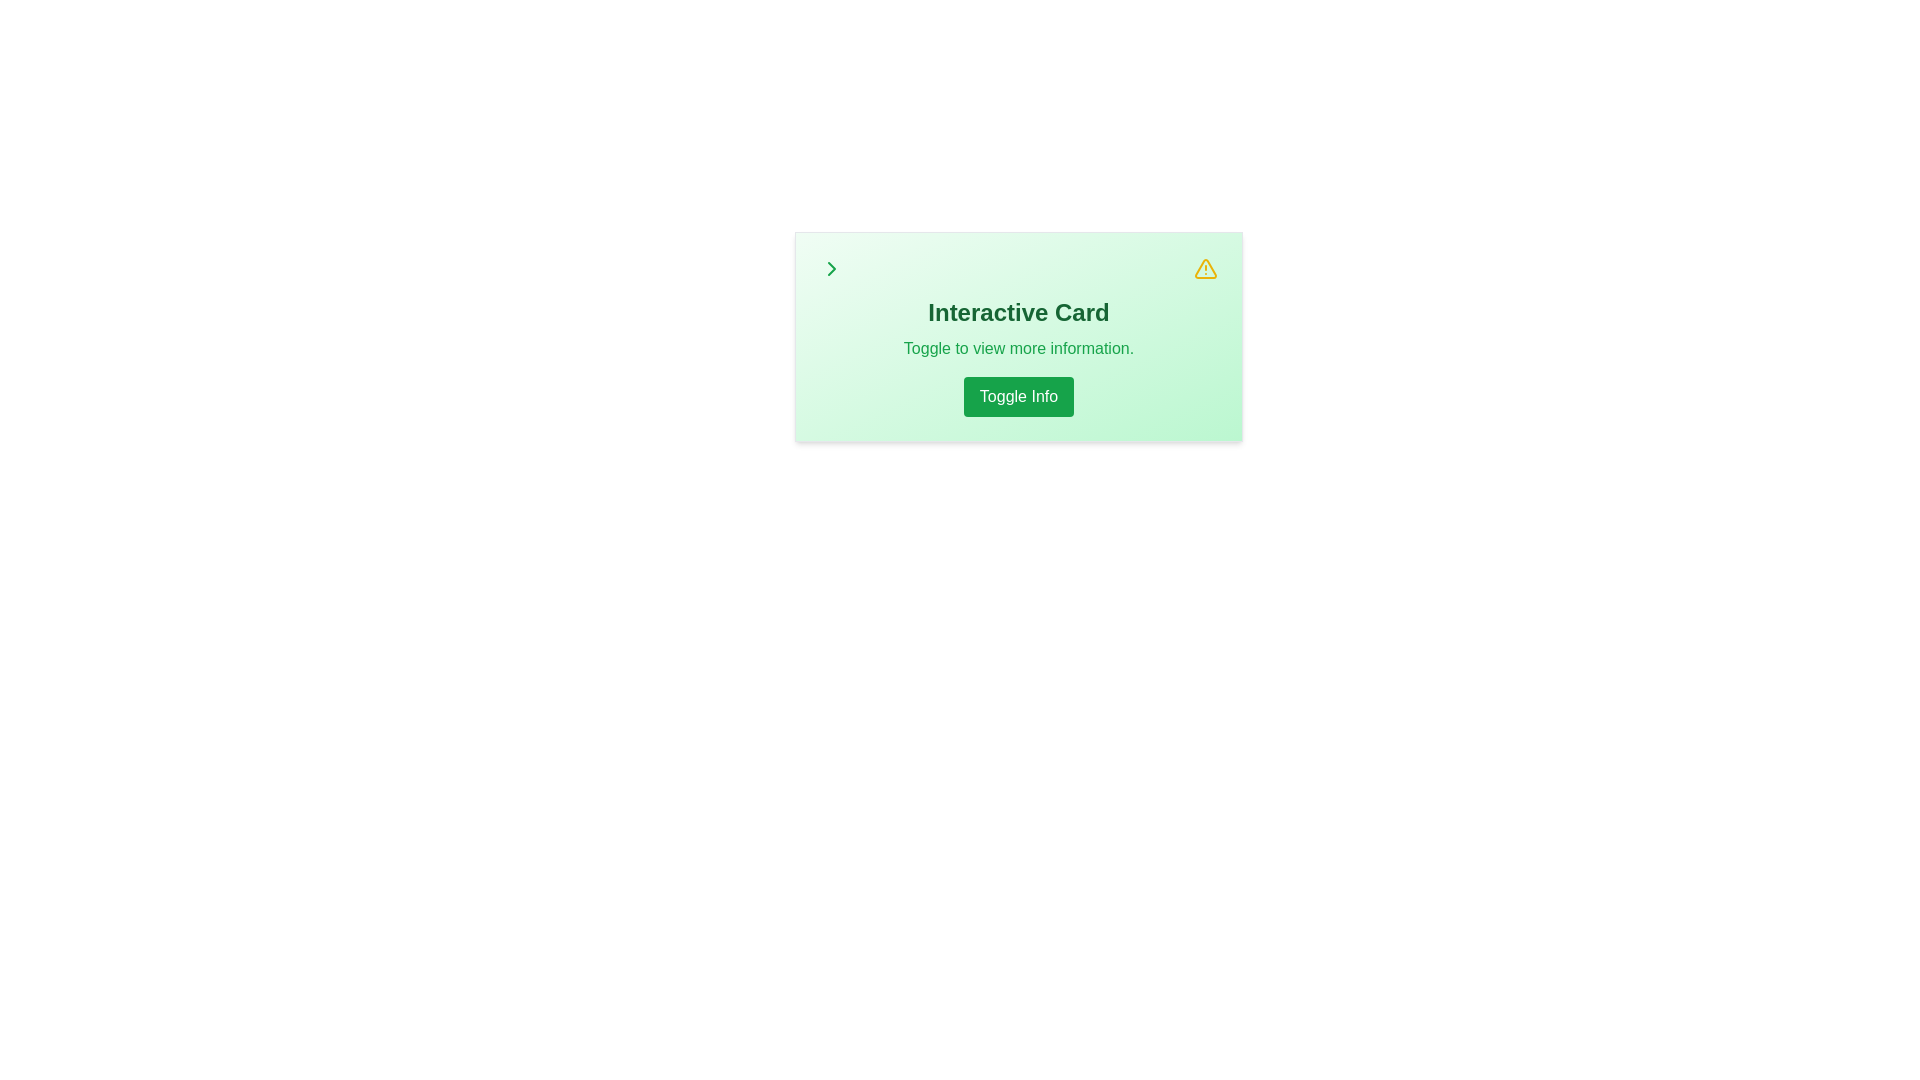 Image resolution: width=1920 pixels, height=1080 pixels. I want to click on the warning alert icon located at the top right corner of the 'Interactive Card' UI component, so click(1204, 268).